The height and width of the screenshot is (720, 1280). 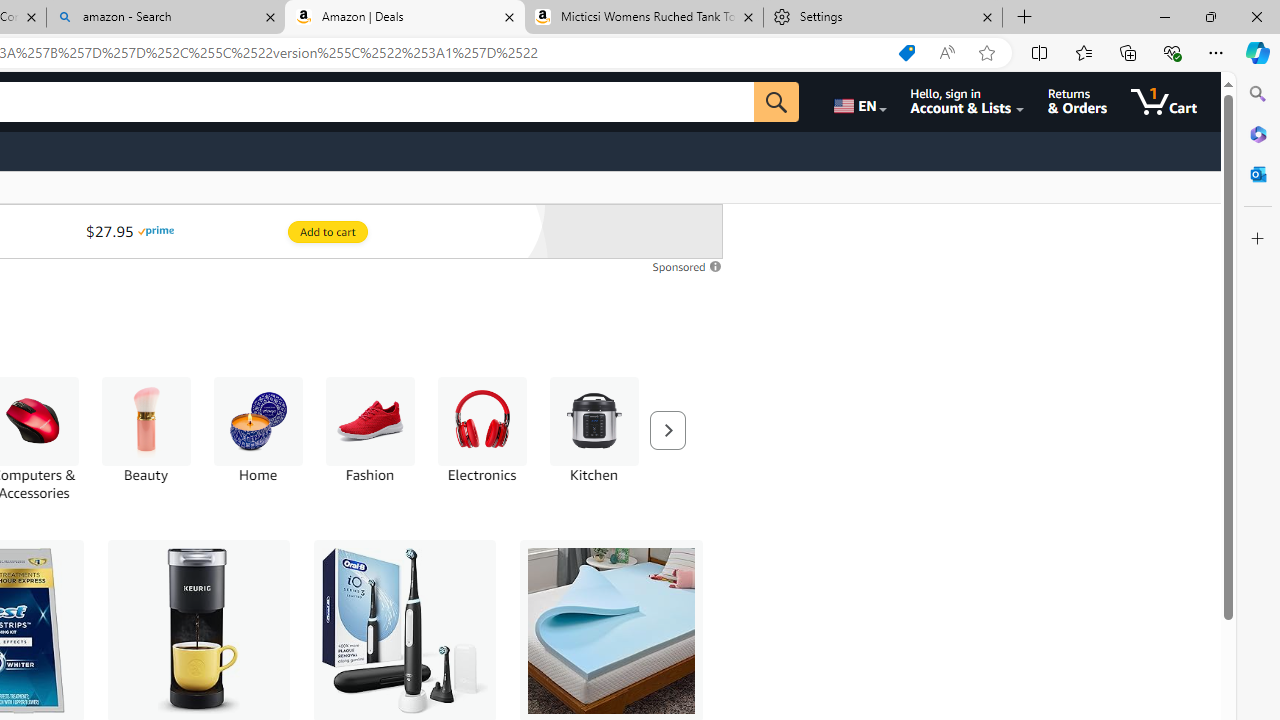 What do you see at coordinates (1076, 101) in the screenshot?
I see `'Returns & Orders'` at bounding box center [1076, 101].